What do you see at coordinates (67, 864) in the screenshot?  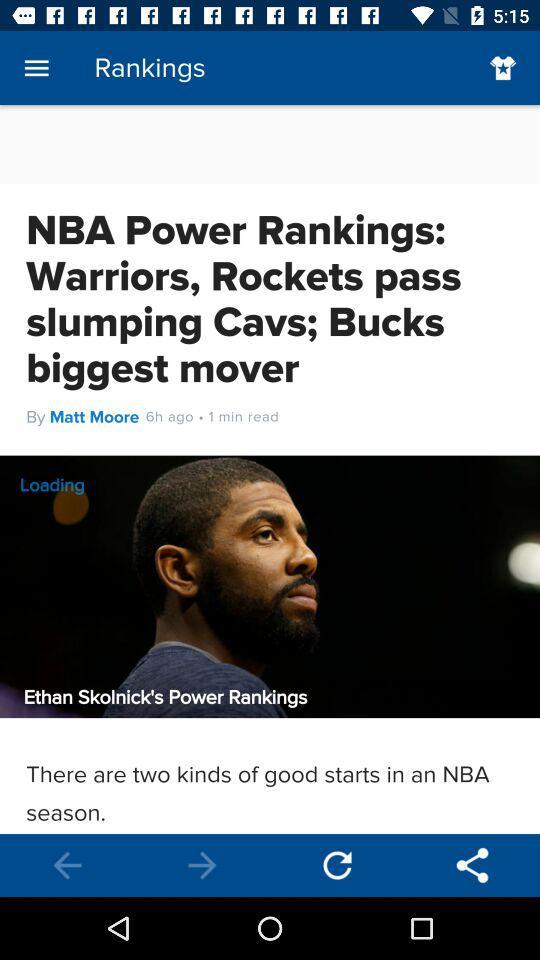 I see `previous` at bounding box center [67, 864].